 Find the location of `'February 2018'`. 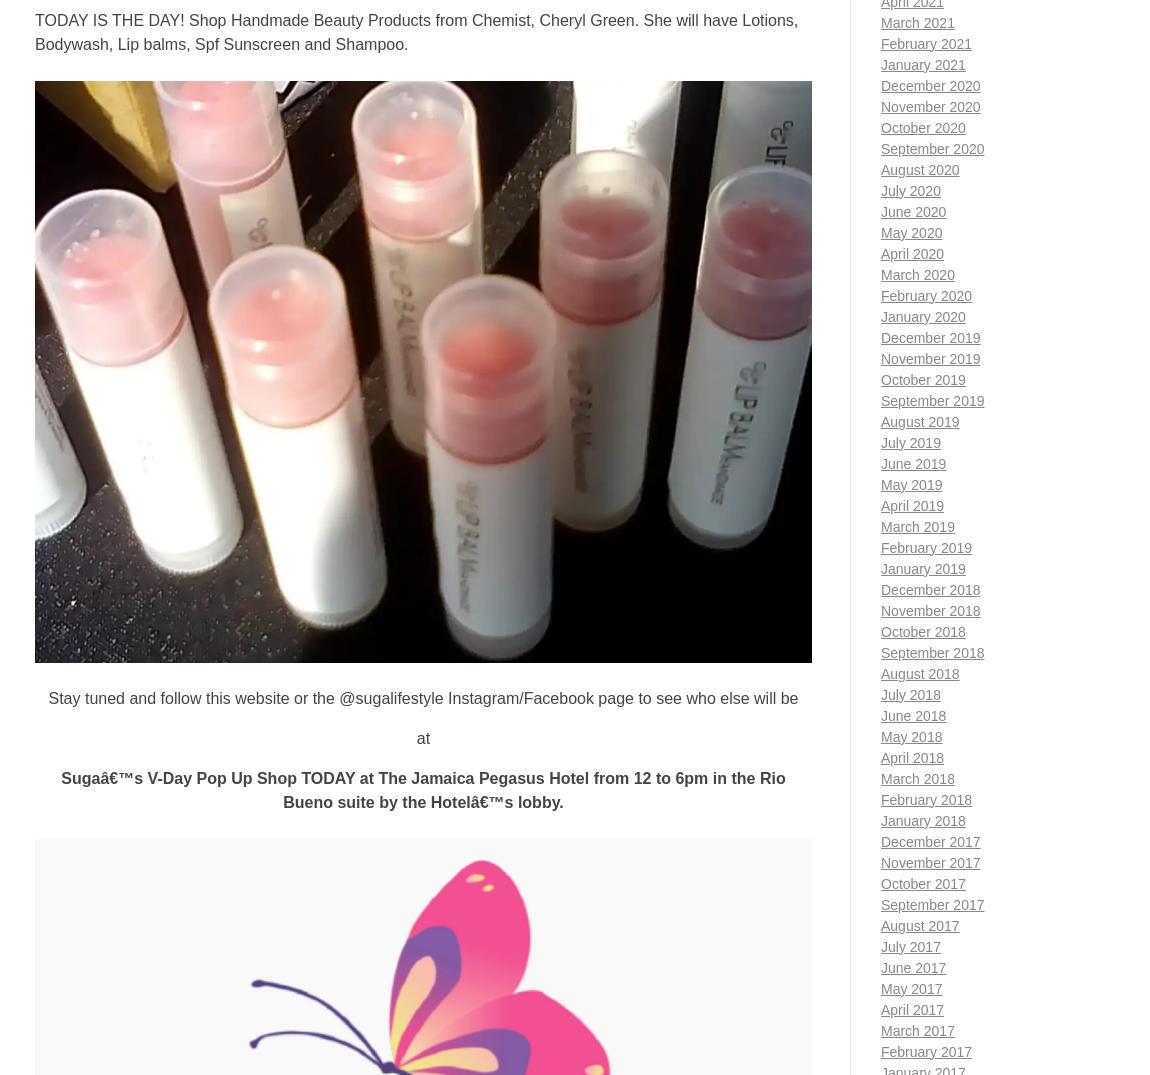

'February 2018' is located at coordinates (926, 798).